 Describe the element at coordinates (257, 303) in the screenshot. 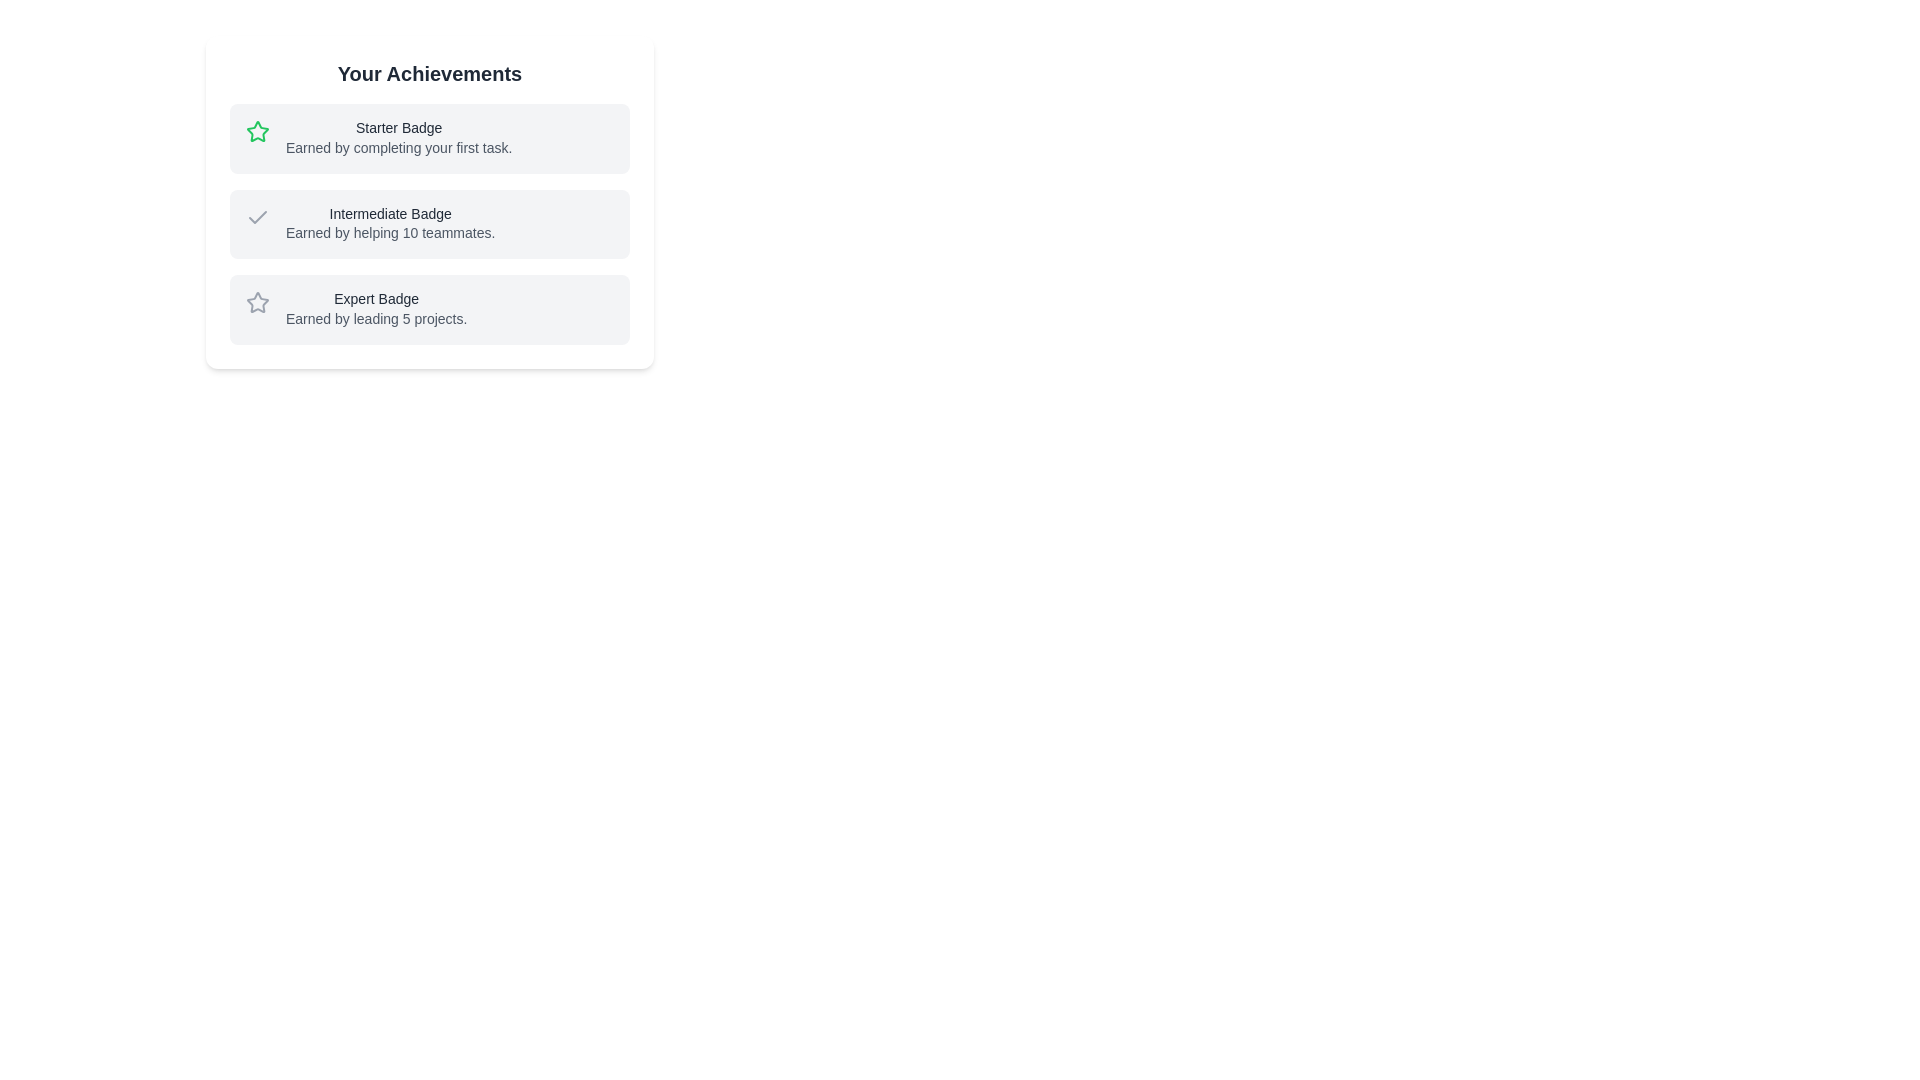

I see `the 'Expert Badge' icon that symbolizes the achievement of leading 5 projects, located at the top-left corner of the 'Your Achievements' panel` at that location.